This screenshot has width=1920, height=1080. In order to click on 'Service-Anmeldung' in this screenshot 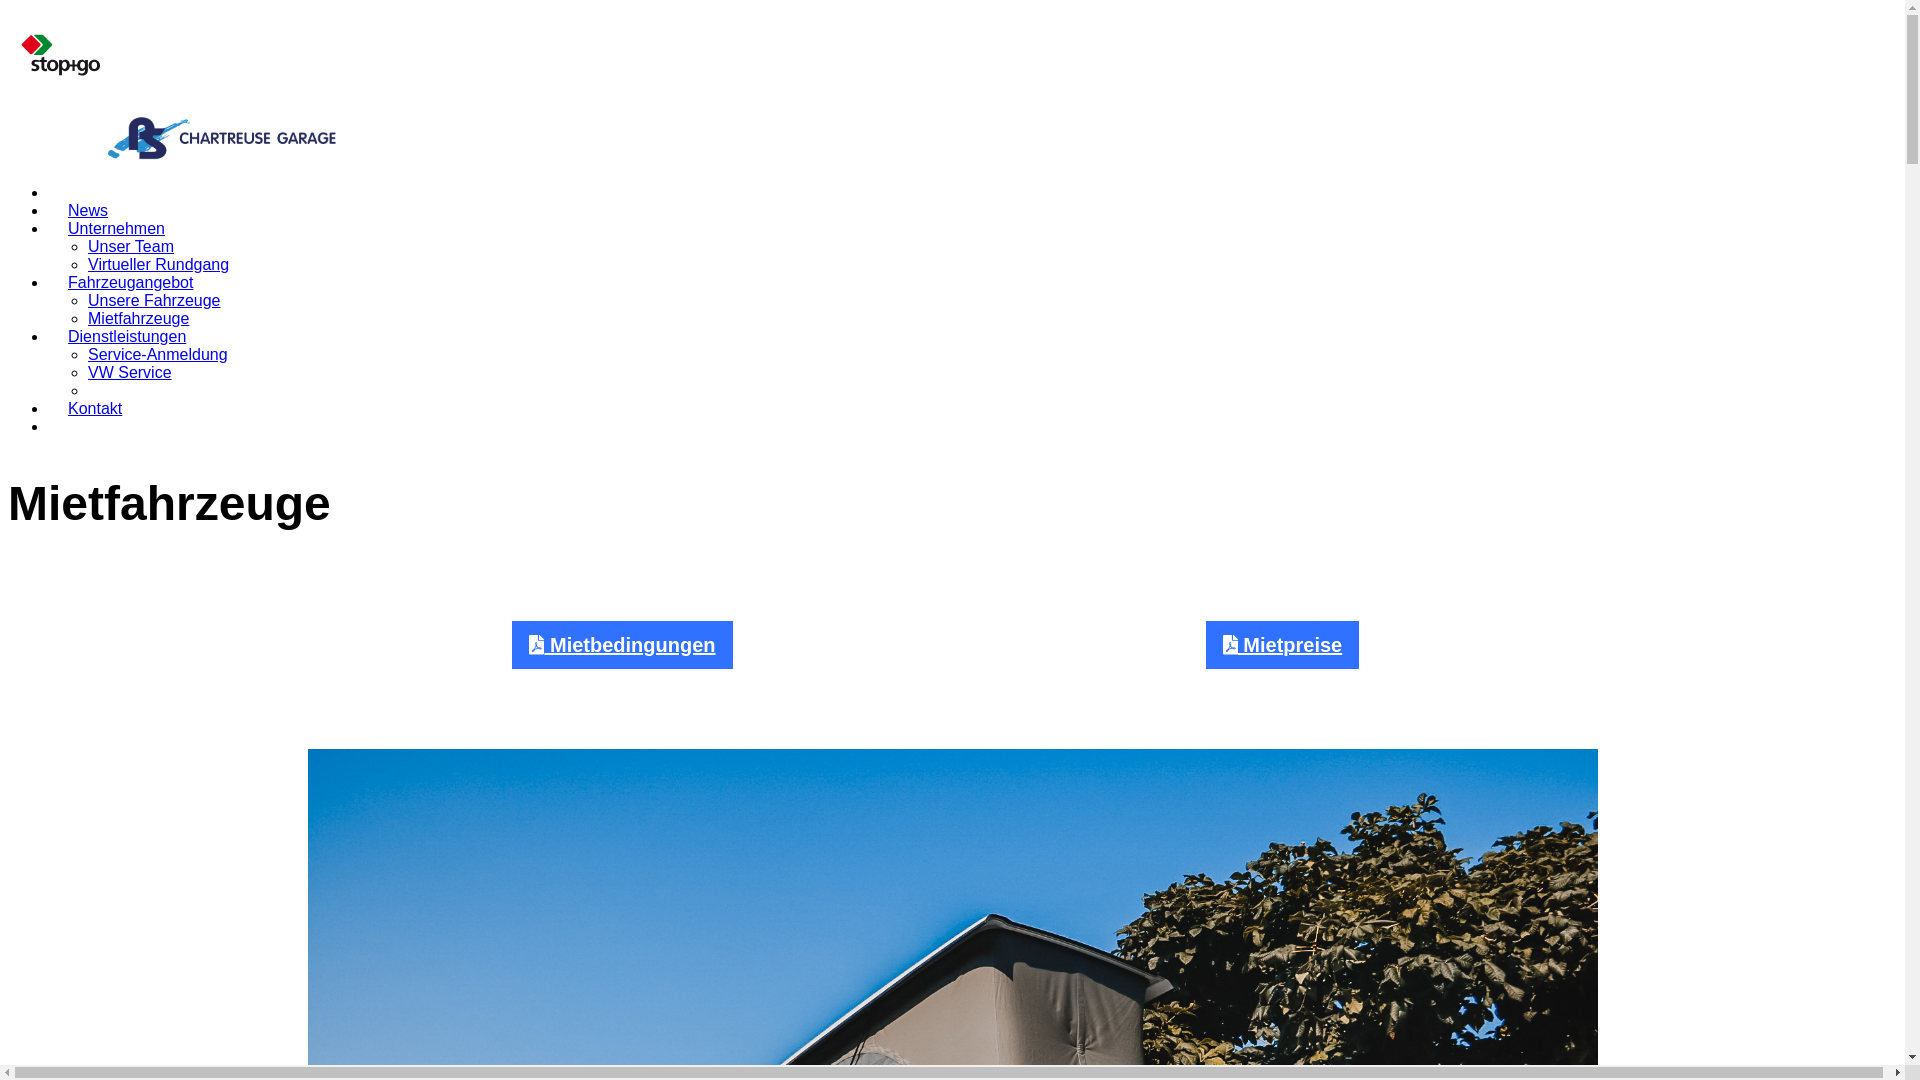, I will do `click(157, 353)`.